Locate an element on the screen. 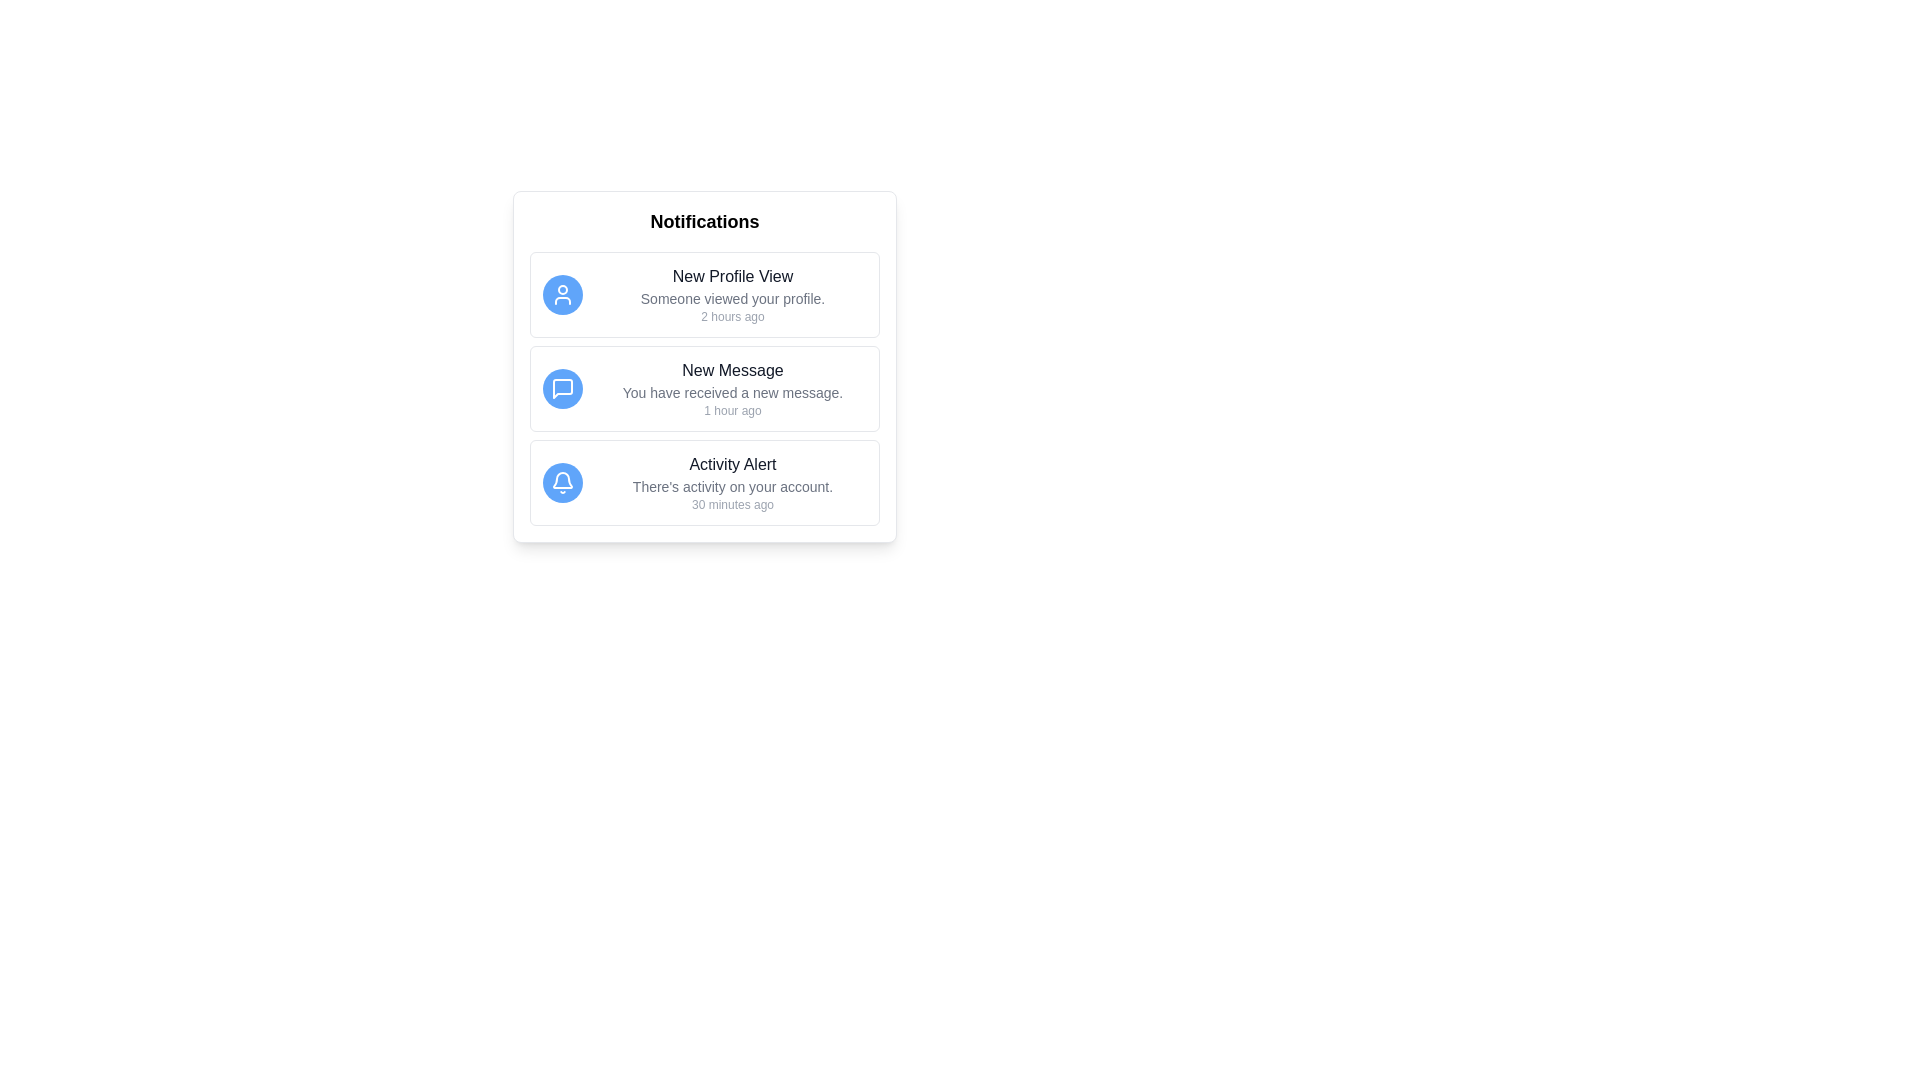 The height and width of the screenshot is (1080, 1920). the Notification list that aggregates and displays recent notifications, positioned below the 'Notifications' header is located at coordinates (705, 366).